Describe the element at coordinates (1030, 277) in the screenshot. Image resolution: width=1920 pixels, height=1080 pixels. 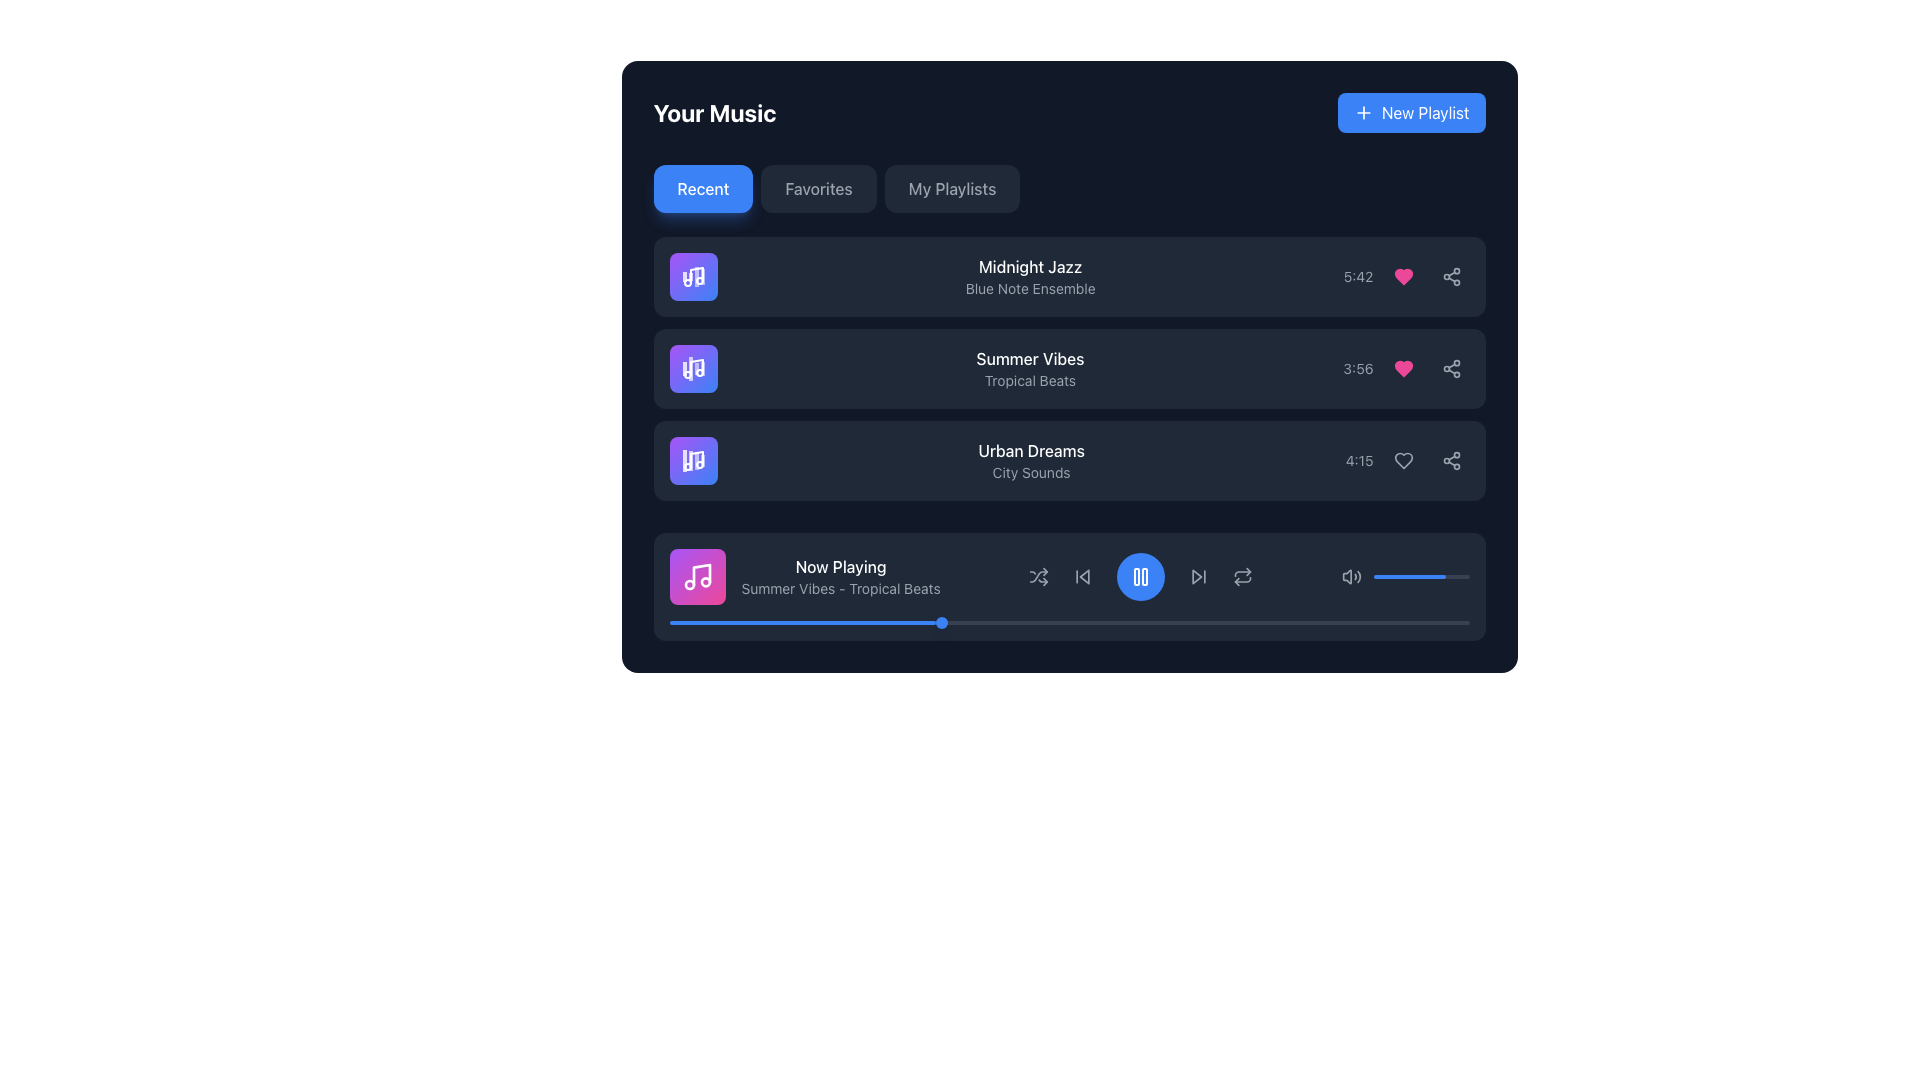
I see `the text display that shows the name and associated album or artist of a music track` at that location.